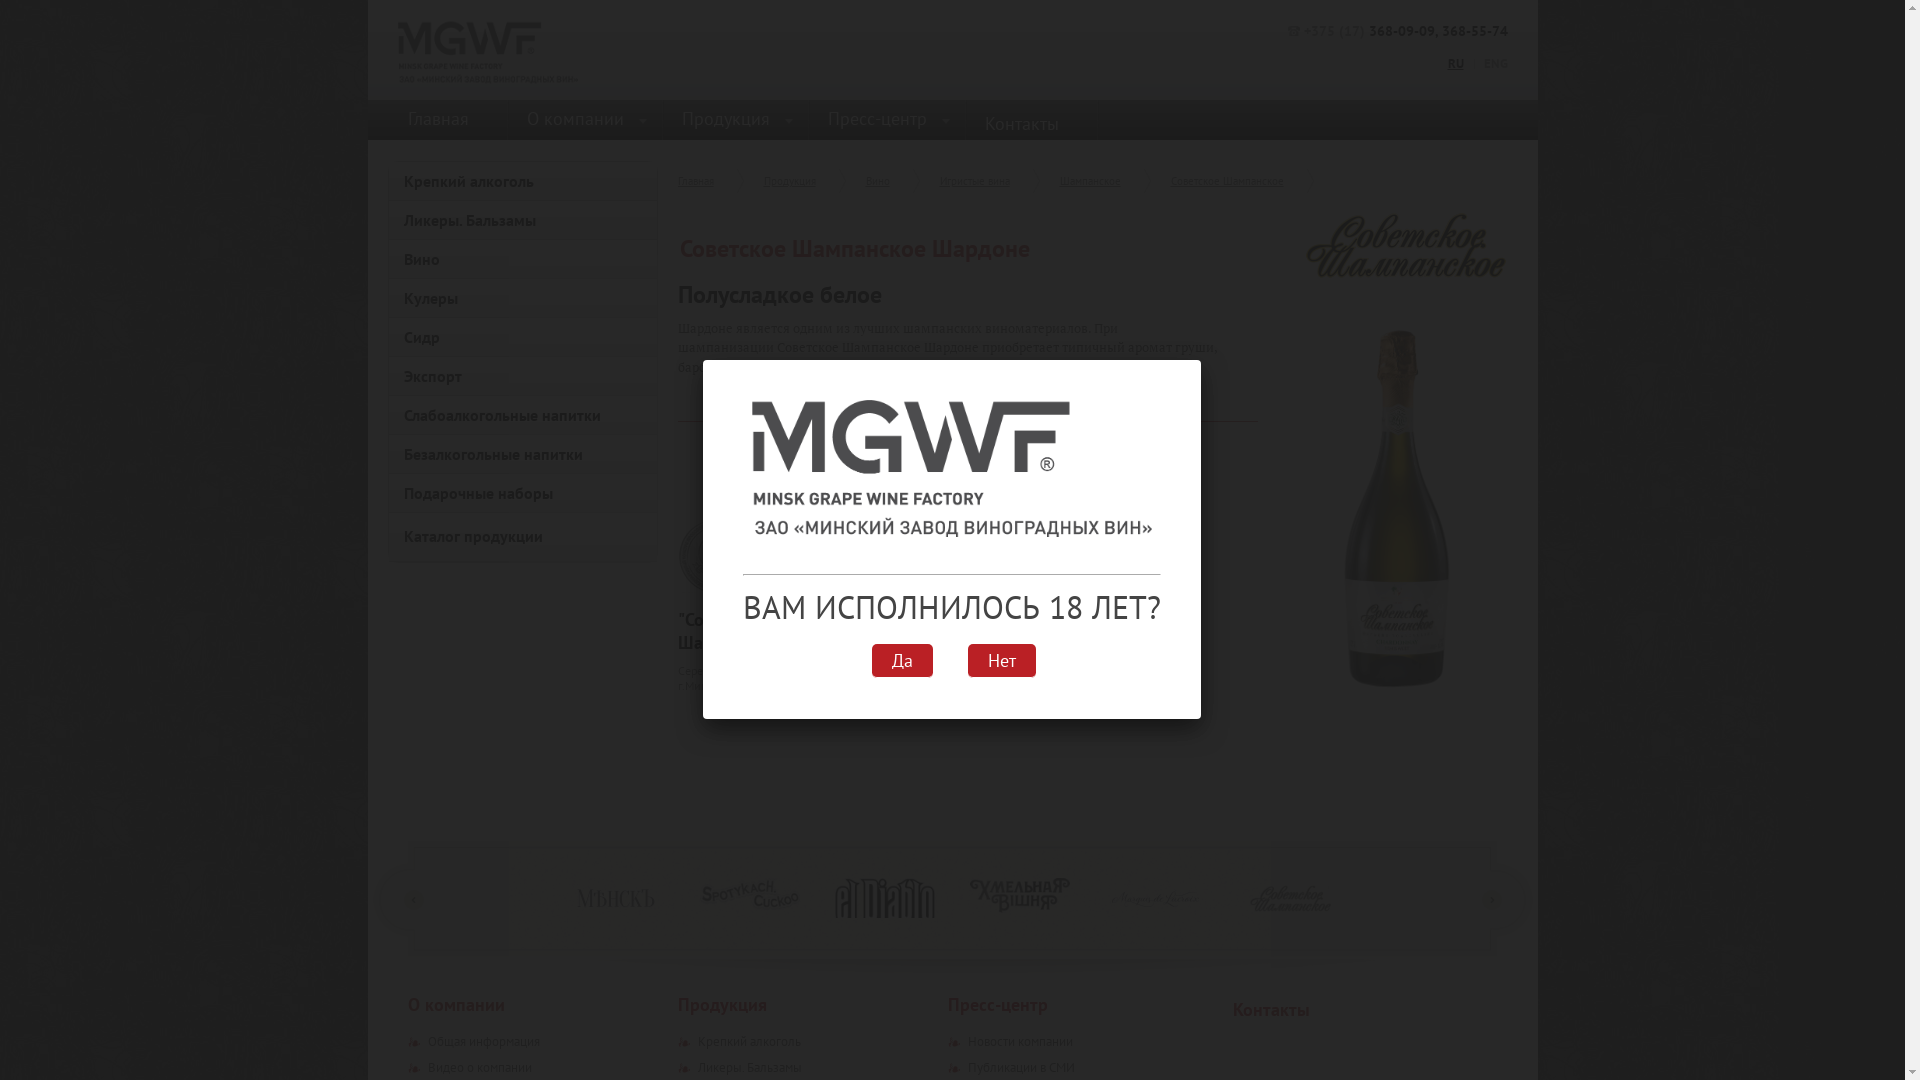  I want to click on 'ENG', so click(1491, 62).